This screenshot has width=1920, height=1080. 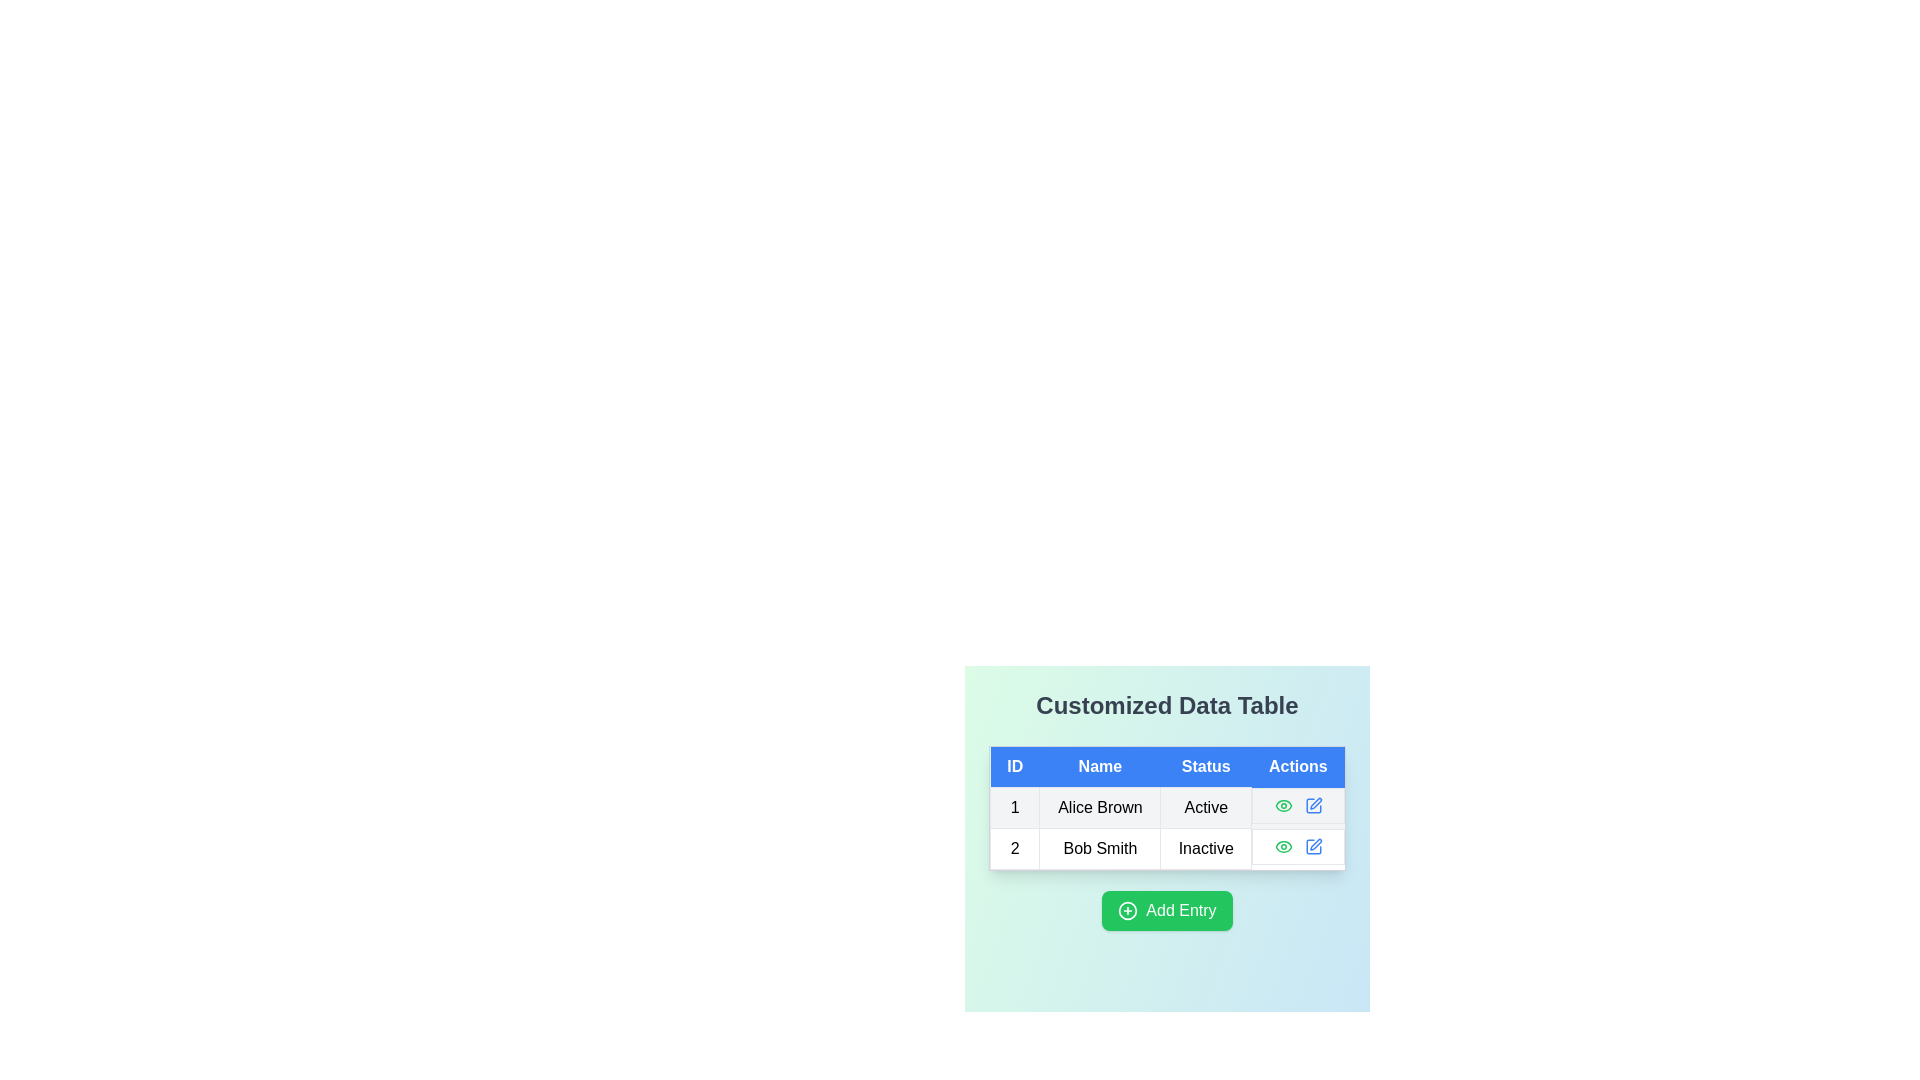 I want to click on the first table cell containing the text '1', so click(x=1015, y=806).